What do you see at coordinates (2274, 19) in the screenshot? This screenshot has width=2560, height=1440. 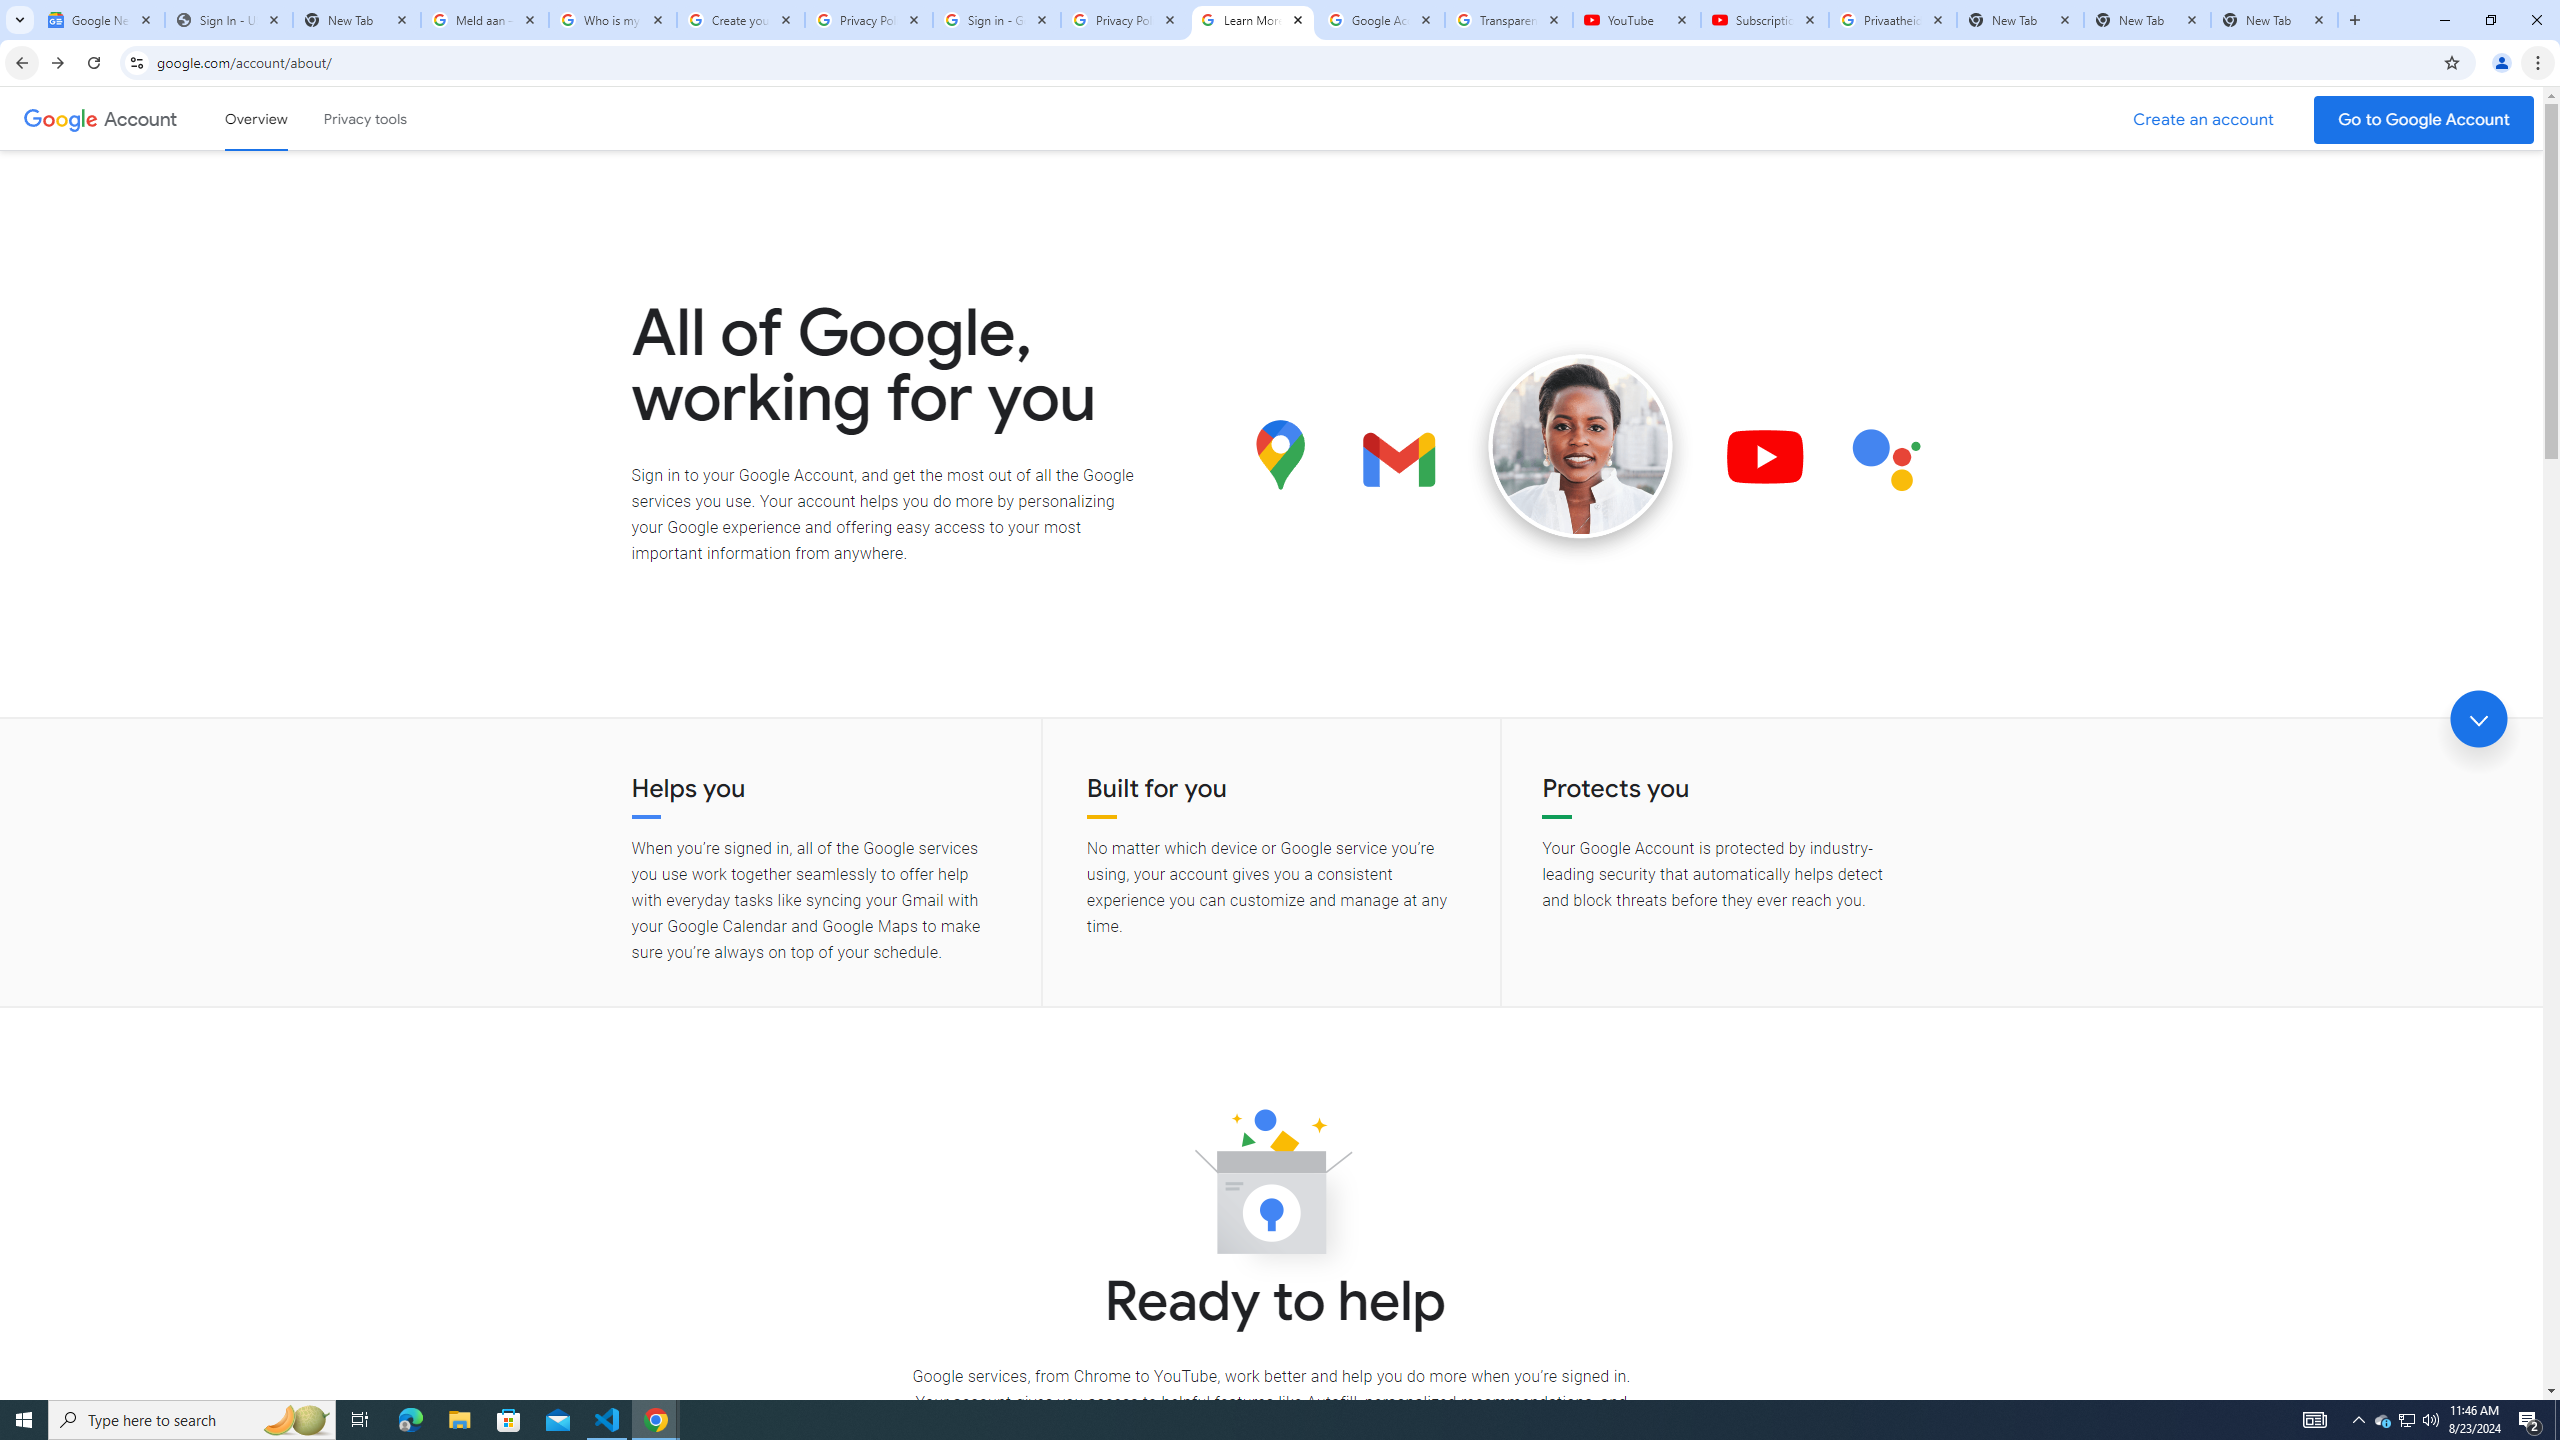 I see `'New Tab'` at bounding box center [2274, 19].